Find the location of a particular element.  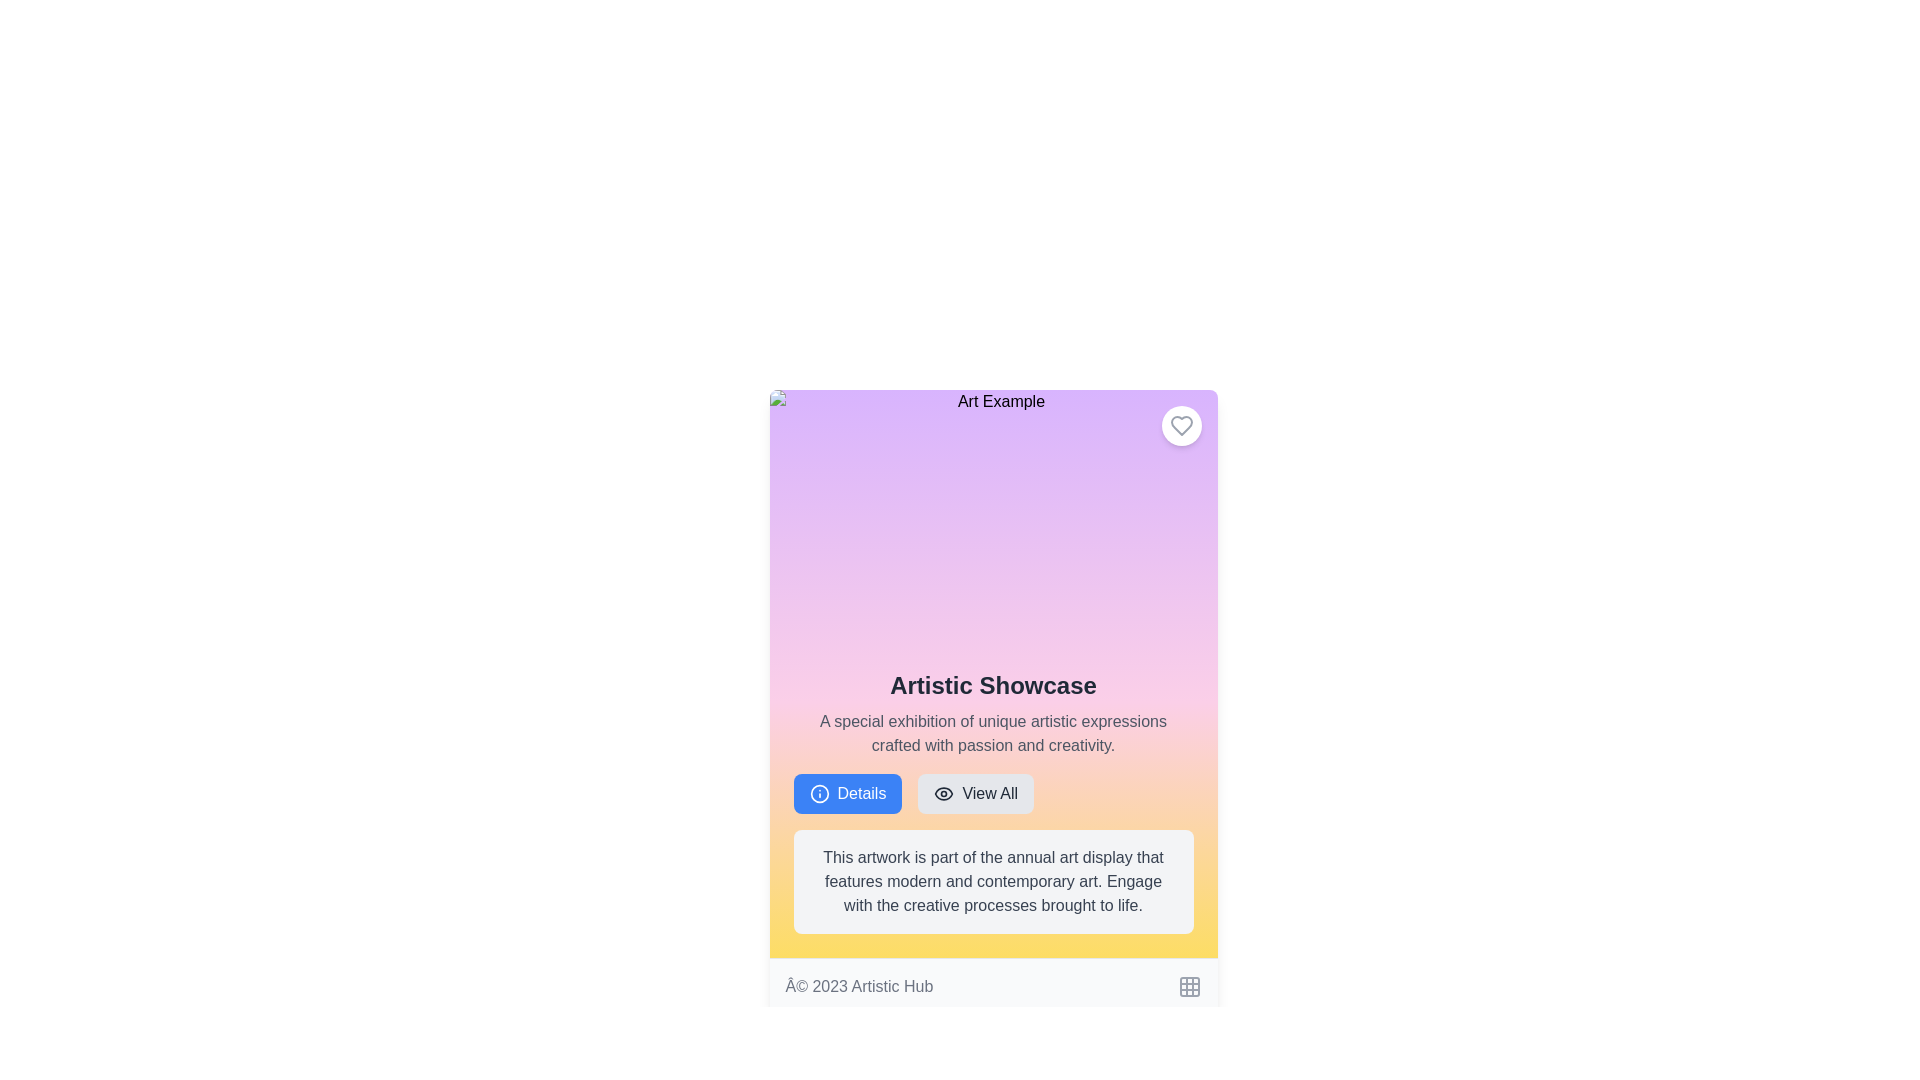

the graphical icon embedded in the 'View All' button, which signifies a viewing action and is located to the left of the 'View All' text is located at coordinates (943, 793).